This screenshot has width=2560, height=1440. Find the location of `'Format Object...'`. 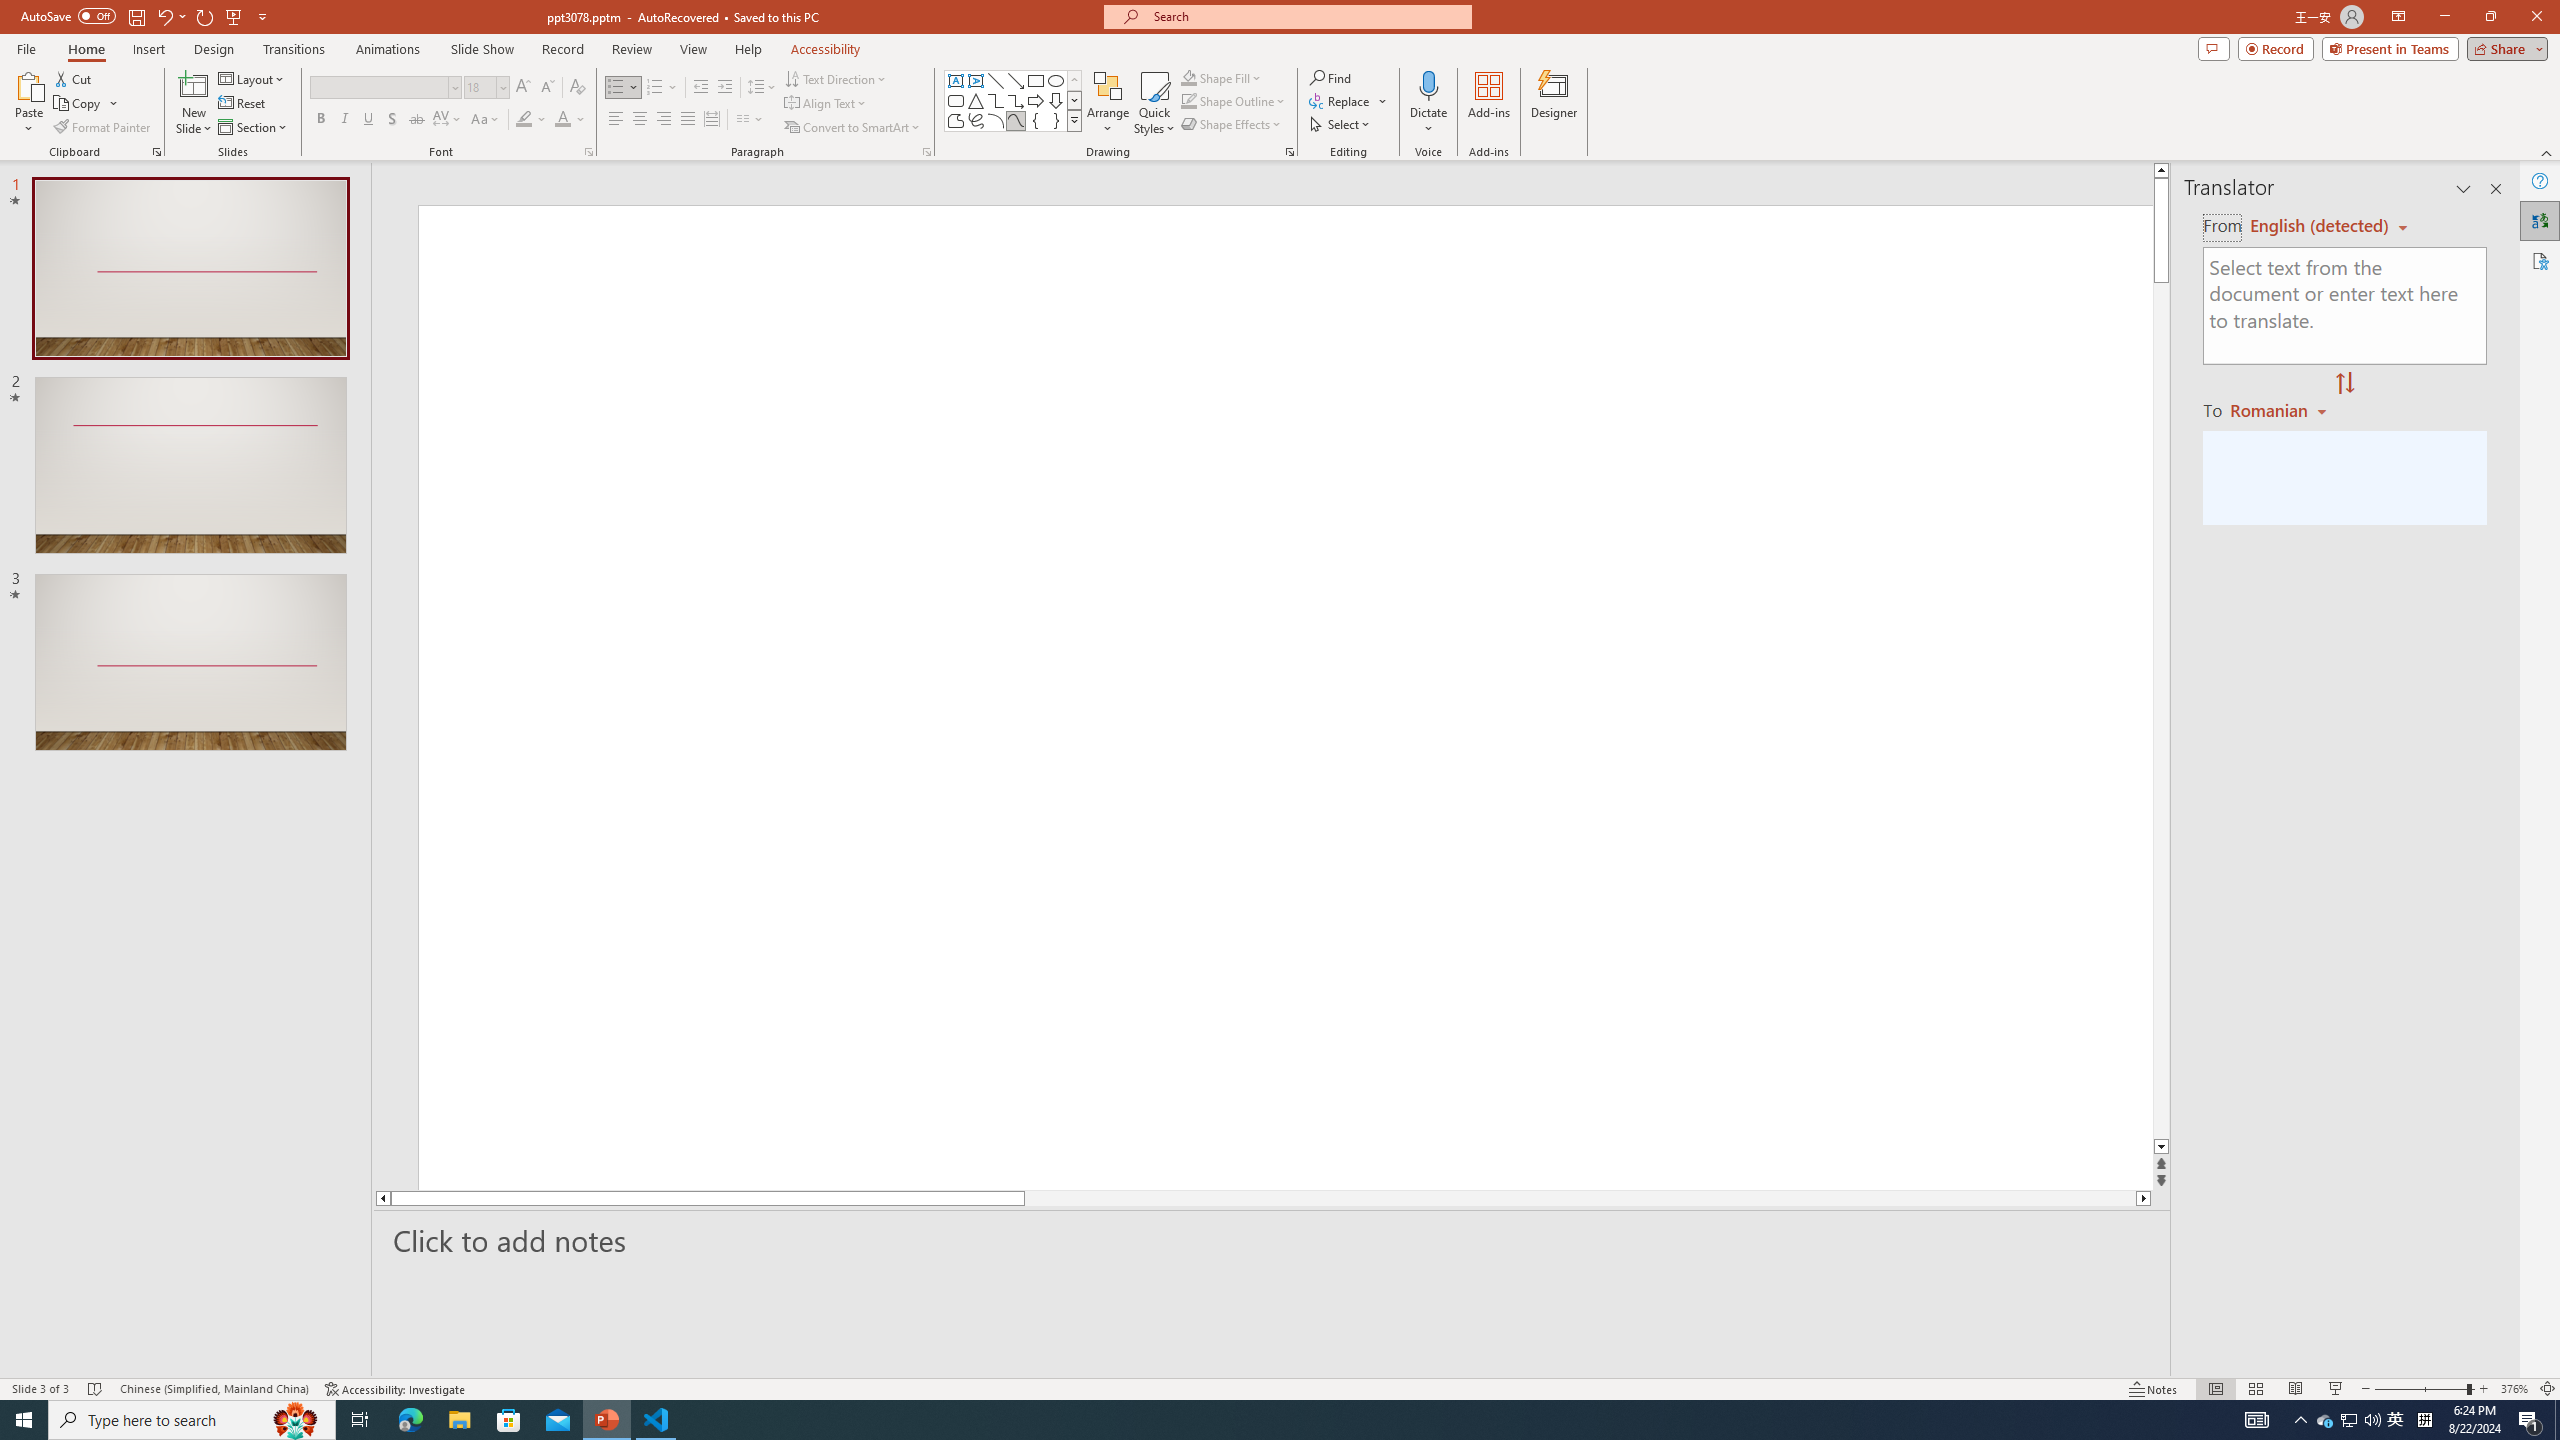

'Format Object...' is located at coordinates (1289, 150).